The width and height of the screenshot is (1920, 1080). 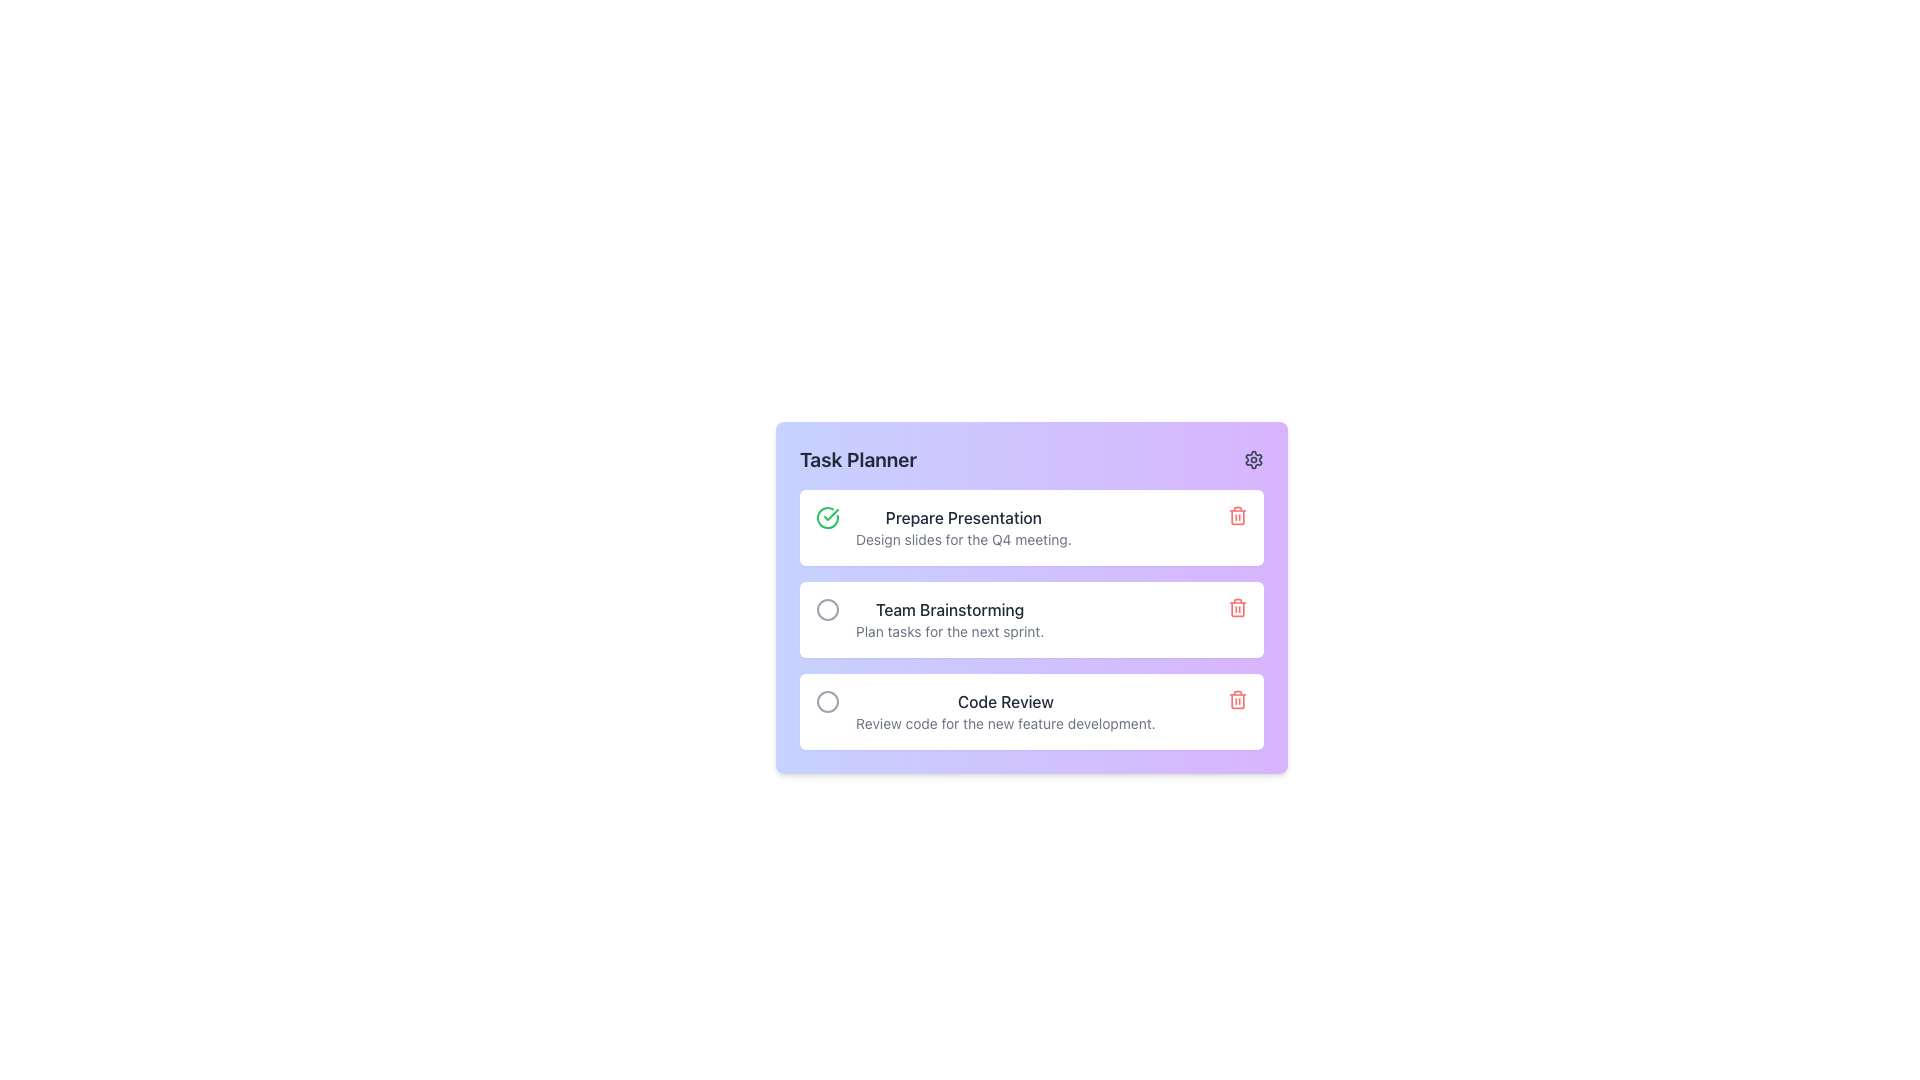 What do you see at coordinates (963, 516) in the screenshot?
I see `the static text label that serves as the title of the topmost task in the task list, providing an overview of the task's objective` at bounding box center [963, 516].